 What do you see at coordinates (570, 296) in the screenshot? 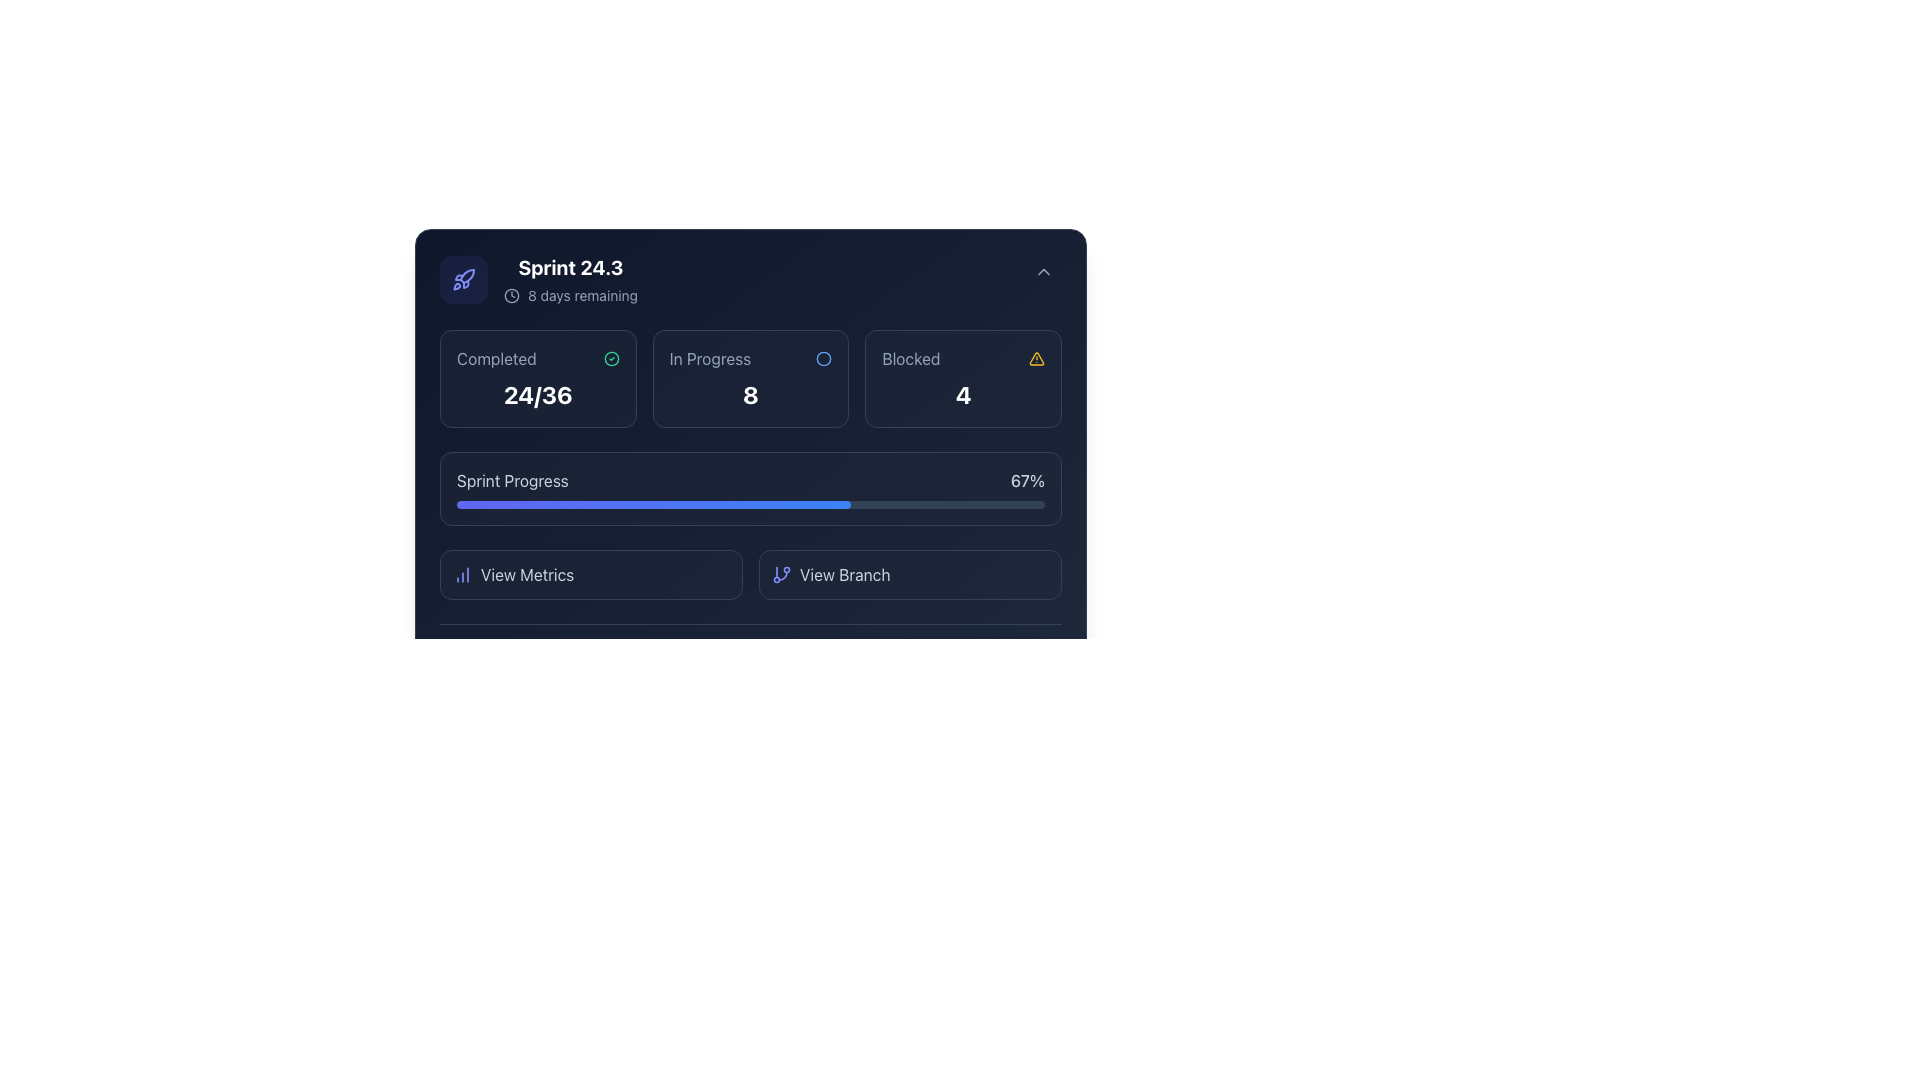
I see `the inline informational text element indicating the remaining time for a sprint, located directly under 'Sprint 24.3'` at bounding box center [570, 296].